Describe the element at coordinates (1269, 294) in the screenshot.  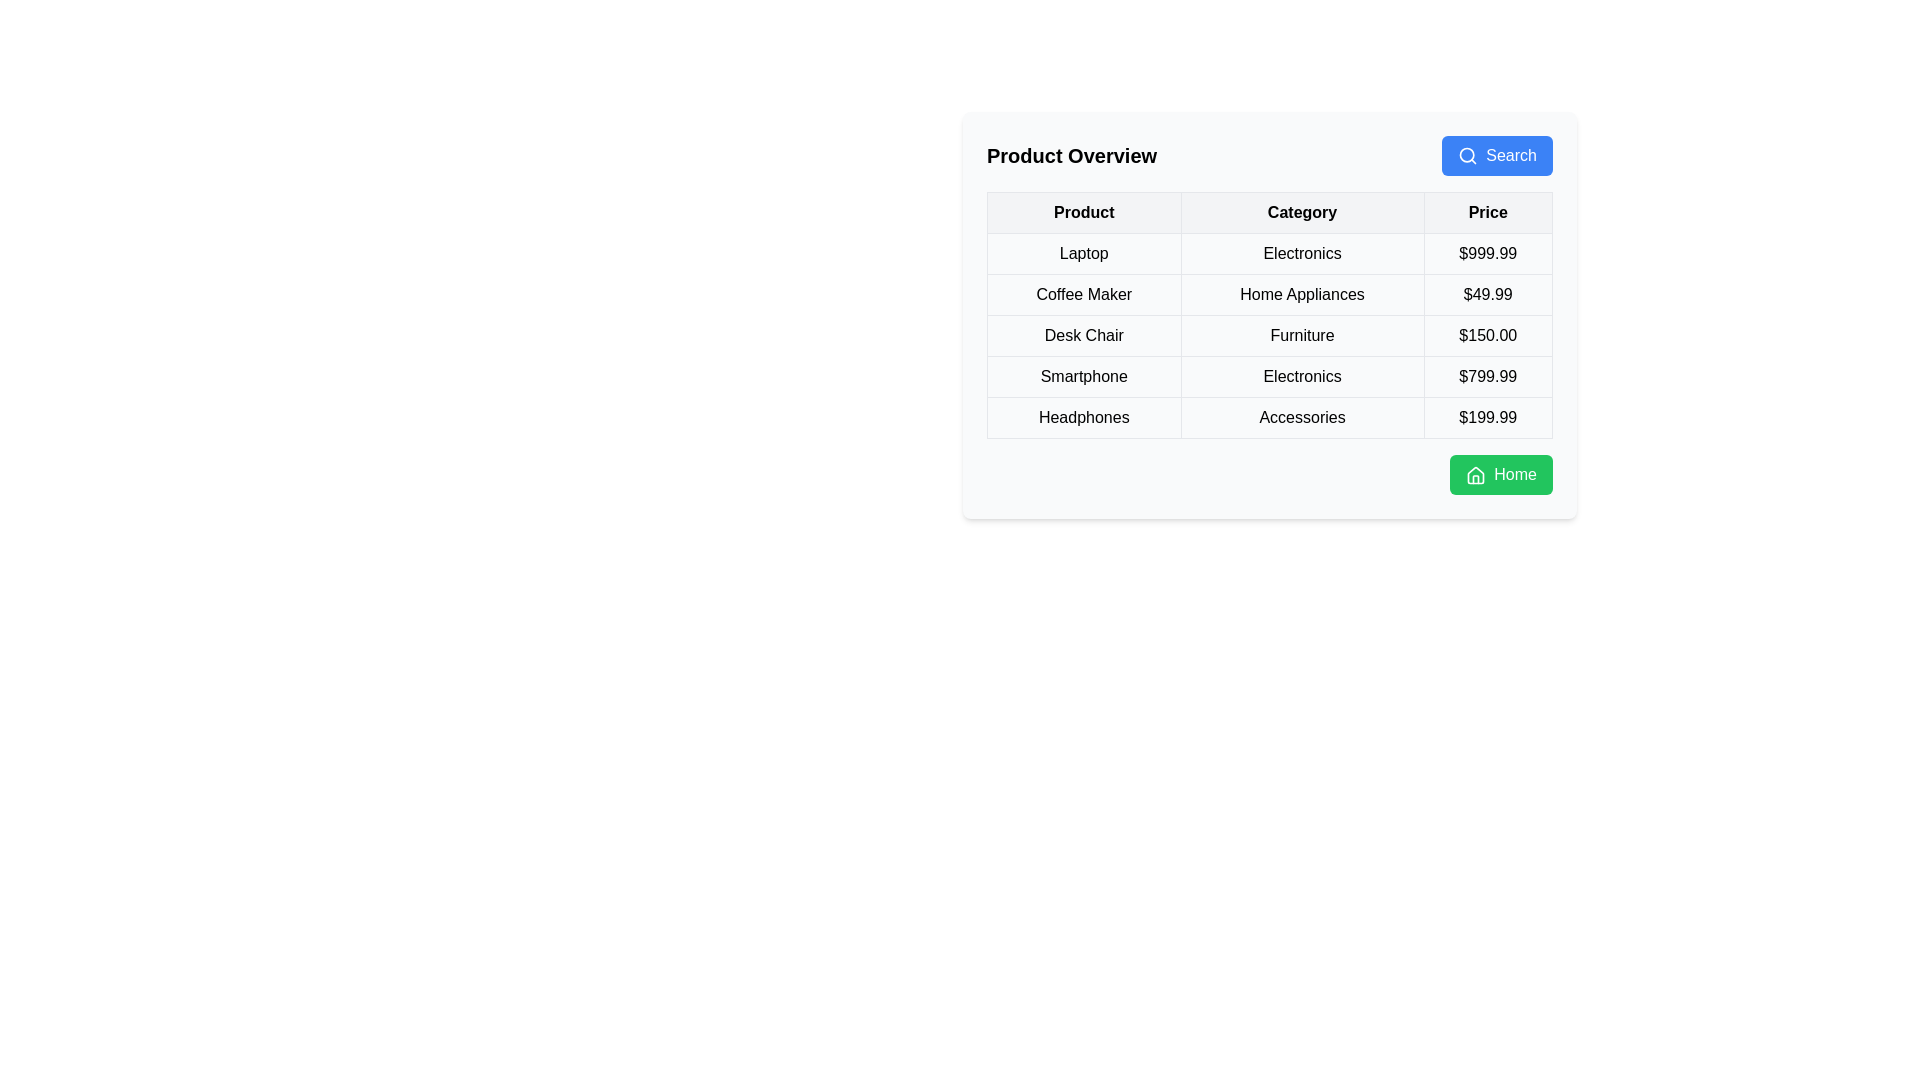
I see `the second row of the table displaying product information, which is located between the 'Laptop' row above and the 'Desk Chair' row below` at that location.